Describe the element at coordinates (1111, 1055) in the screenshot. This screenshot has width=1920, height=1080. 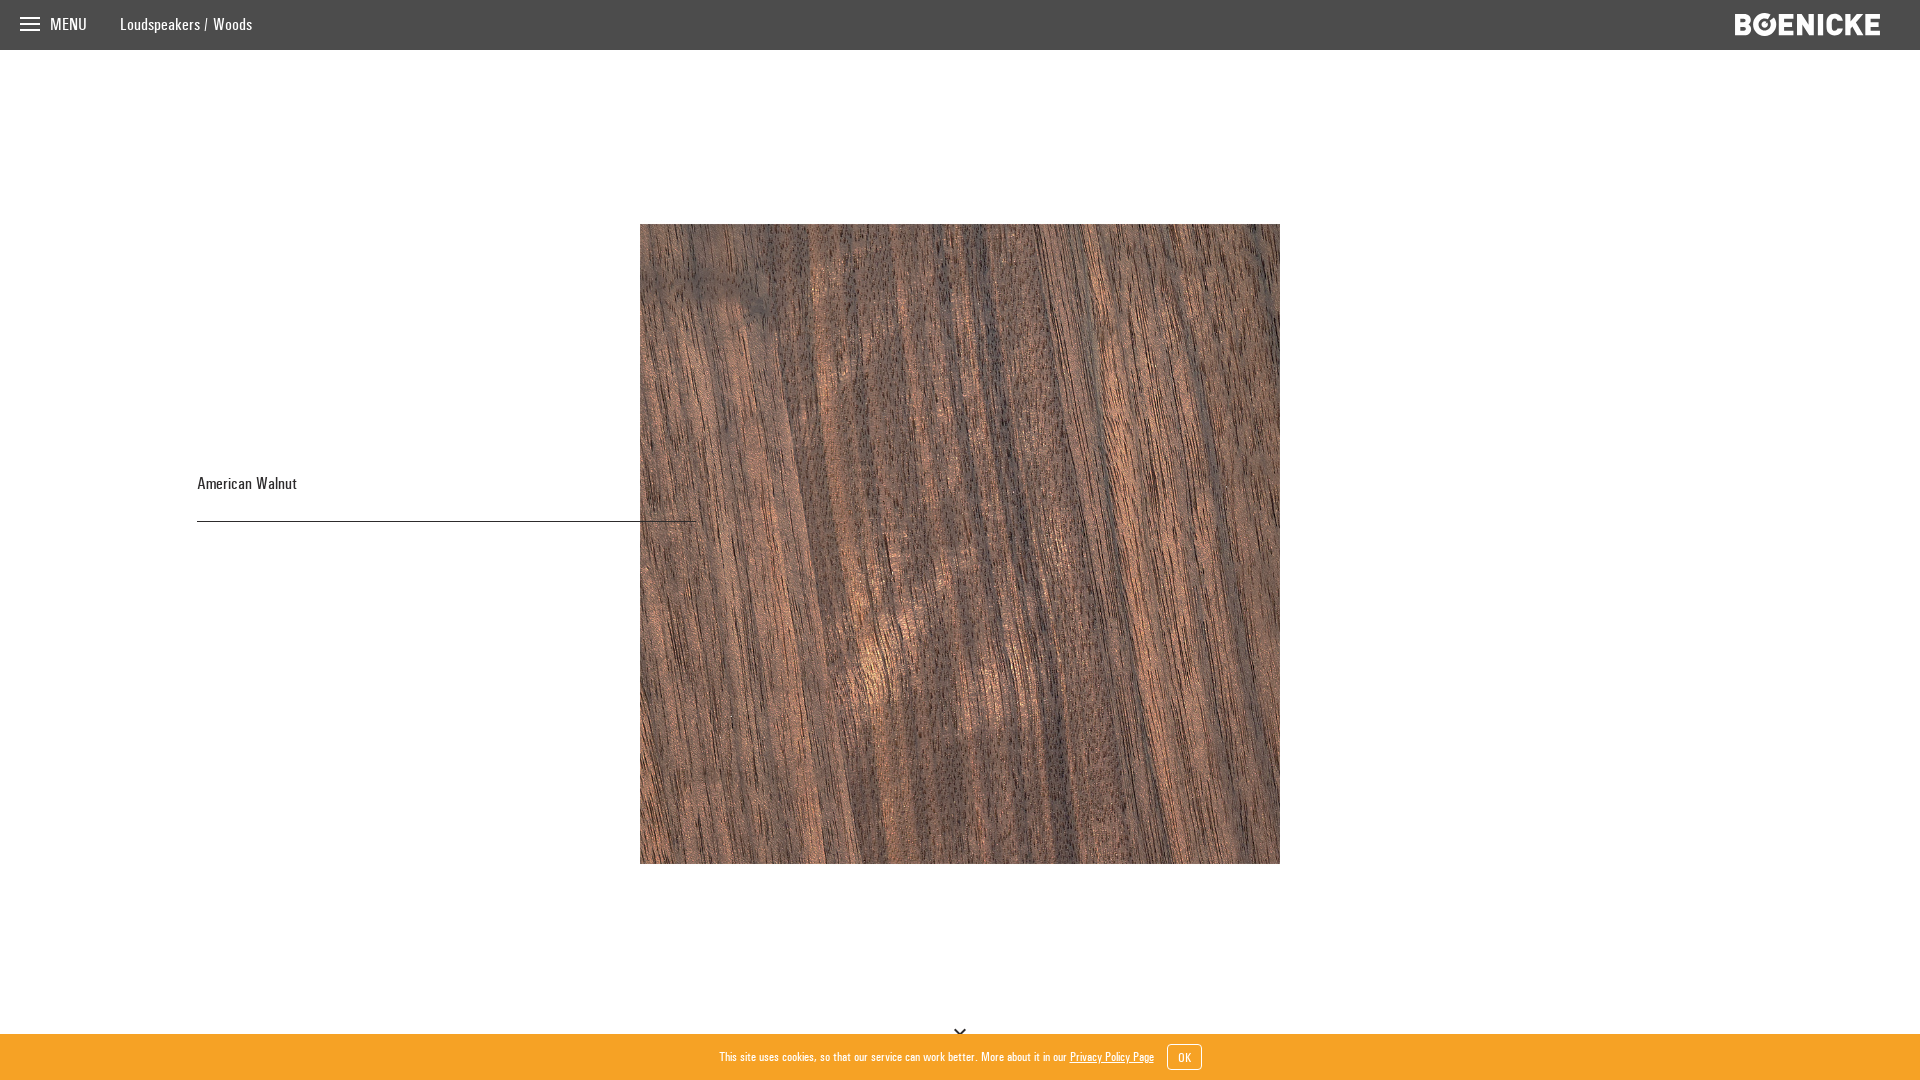
I see `'Privacy Policy Page'` at that location.